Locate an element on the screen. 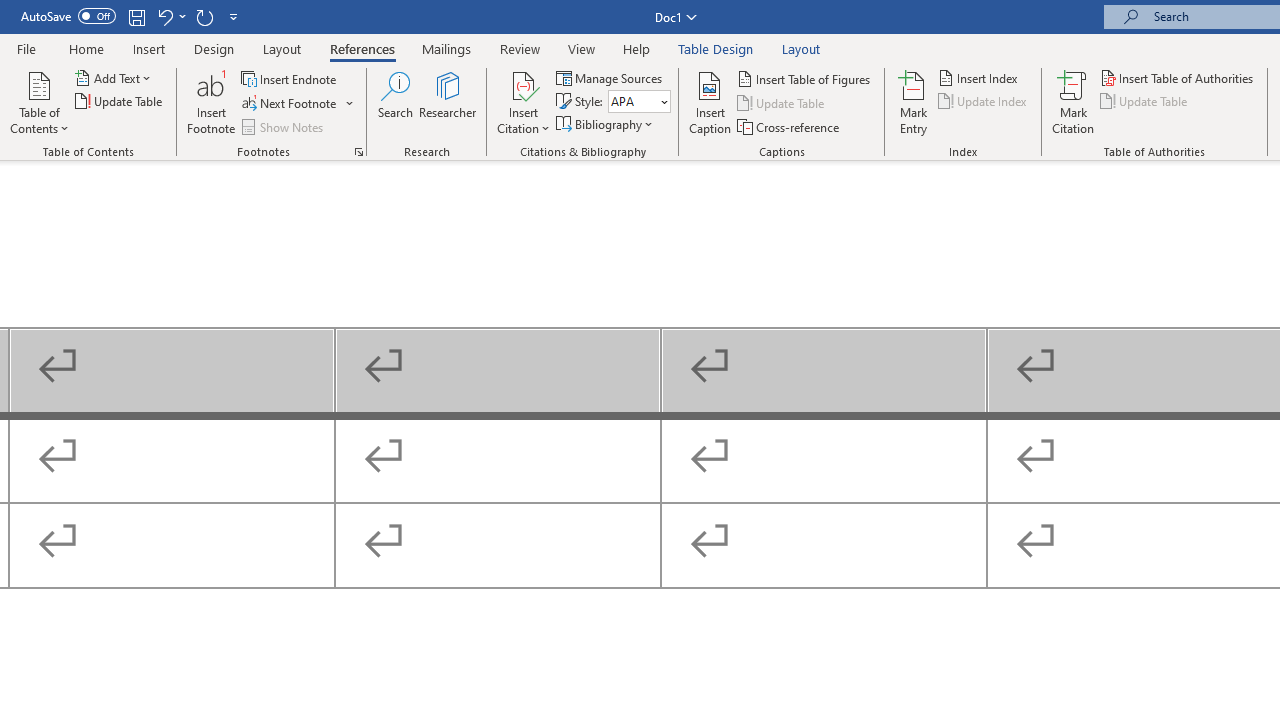  'Update Table...' is located at coordinates (119, 101).